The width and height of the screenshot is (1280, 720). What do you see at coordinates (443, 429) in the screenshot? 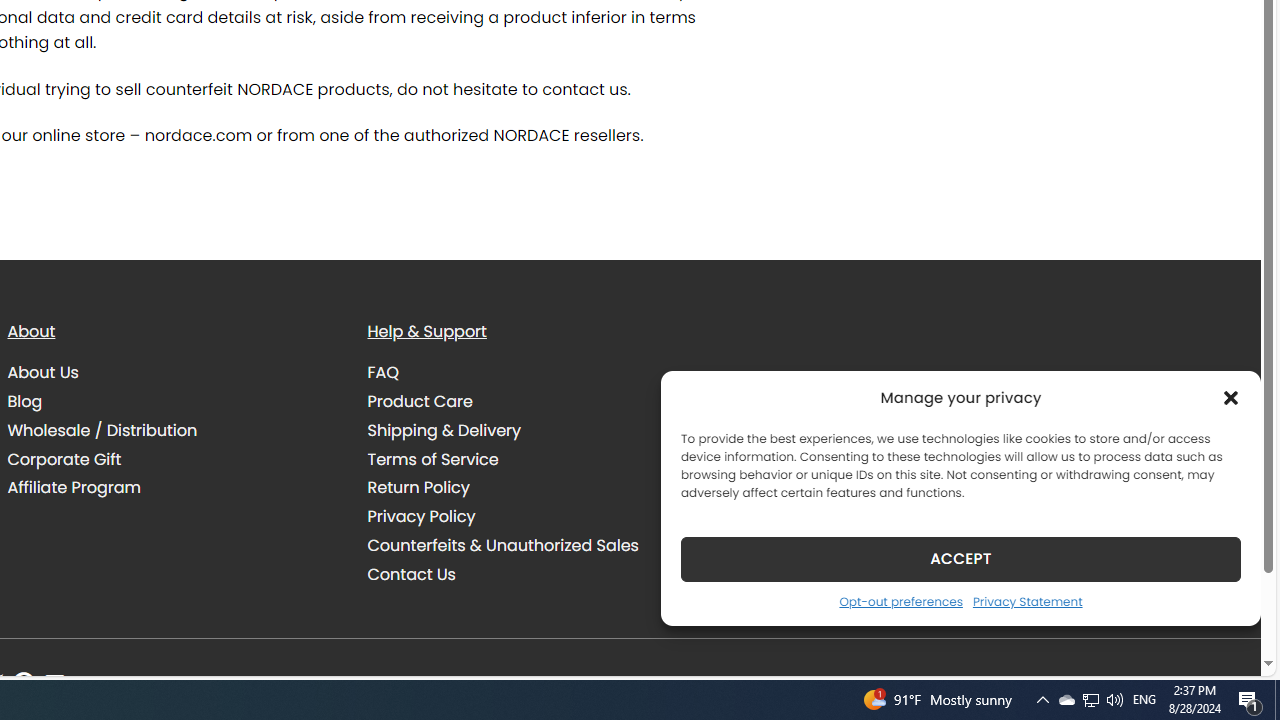
I see `'Shipping & Delivery'` at bounding box center [443, 429].